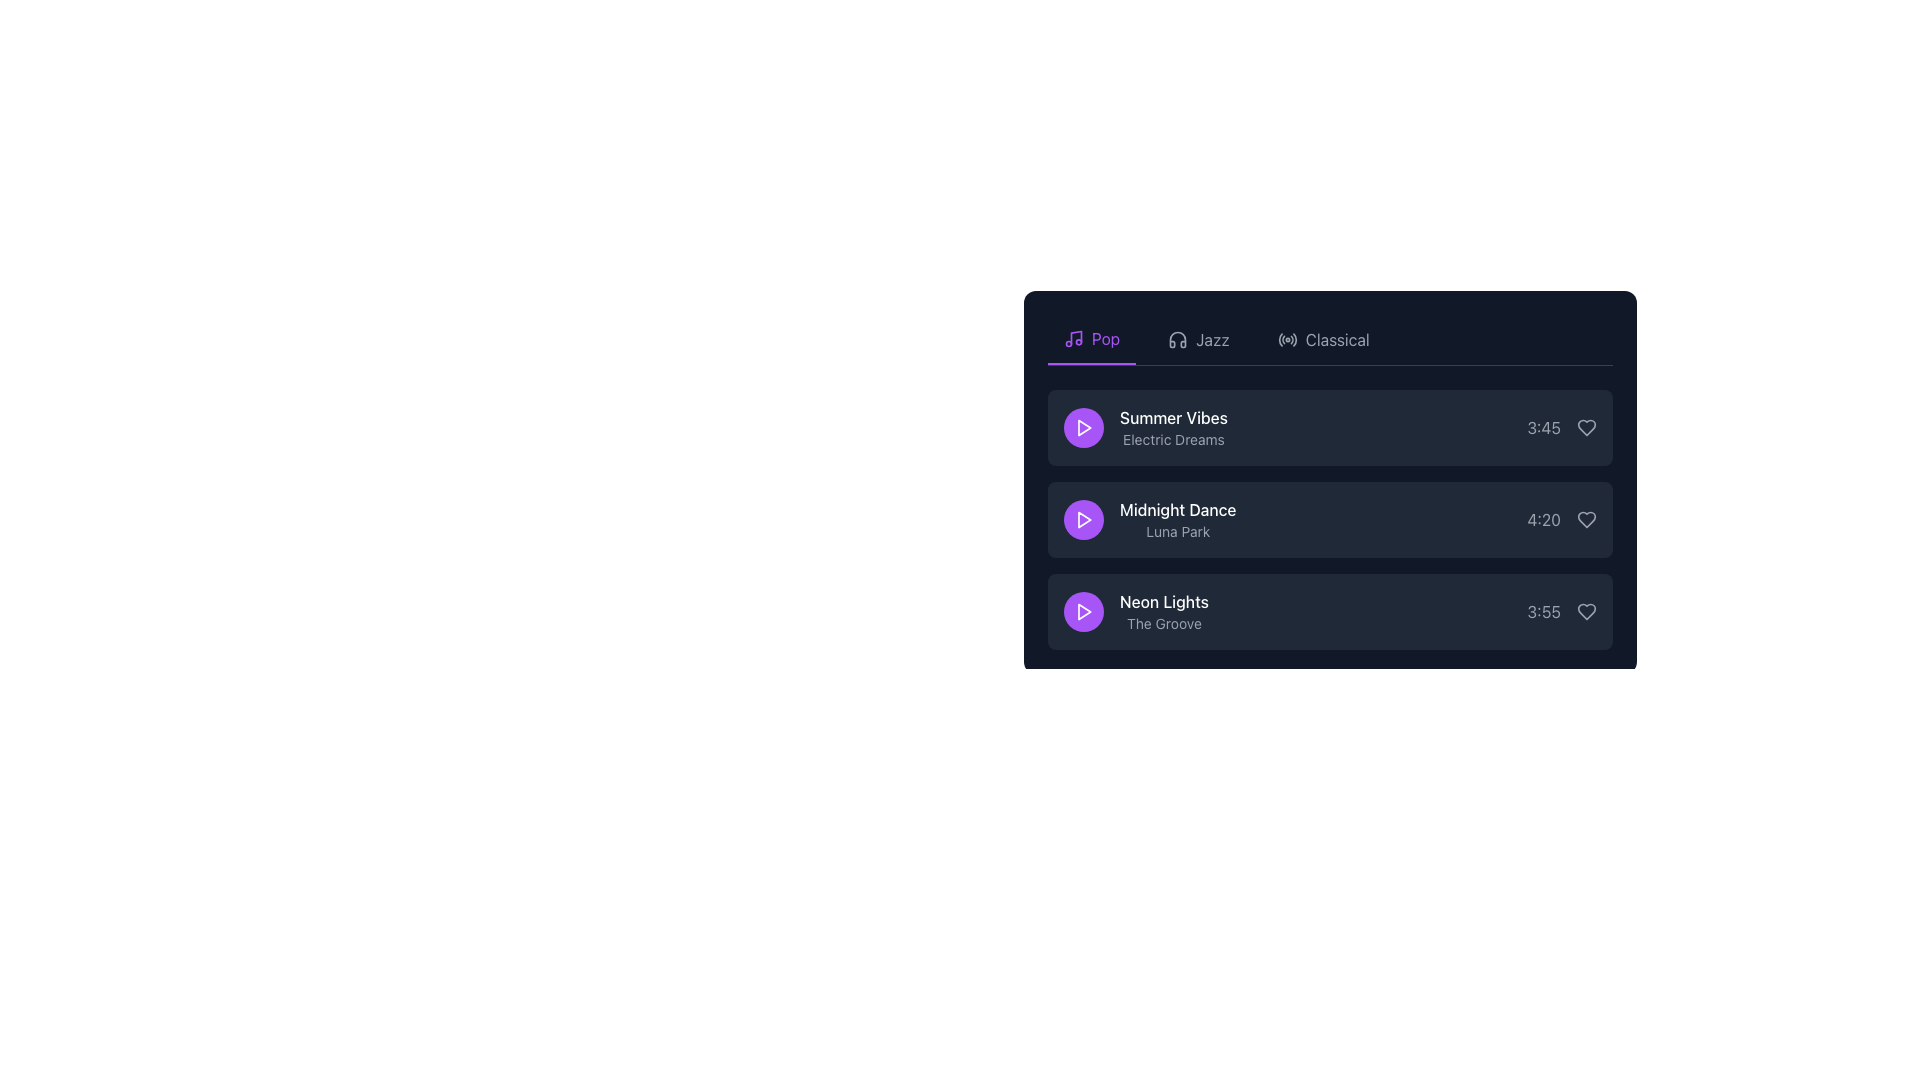  What do you see at coordinates (1083, 519) in the screenshot?
I see `the graphical play button icon for the song 'Midnight Dance' to initiate playback` at bounding box center [1083, 519].